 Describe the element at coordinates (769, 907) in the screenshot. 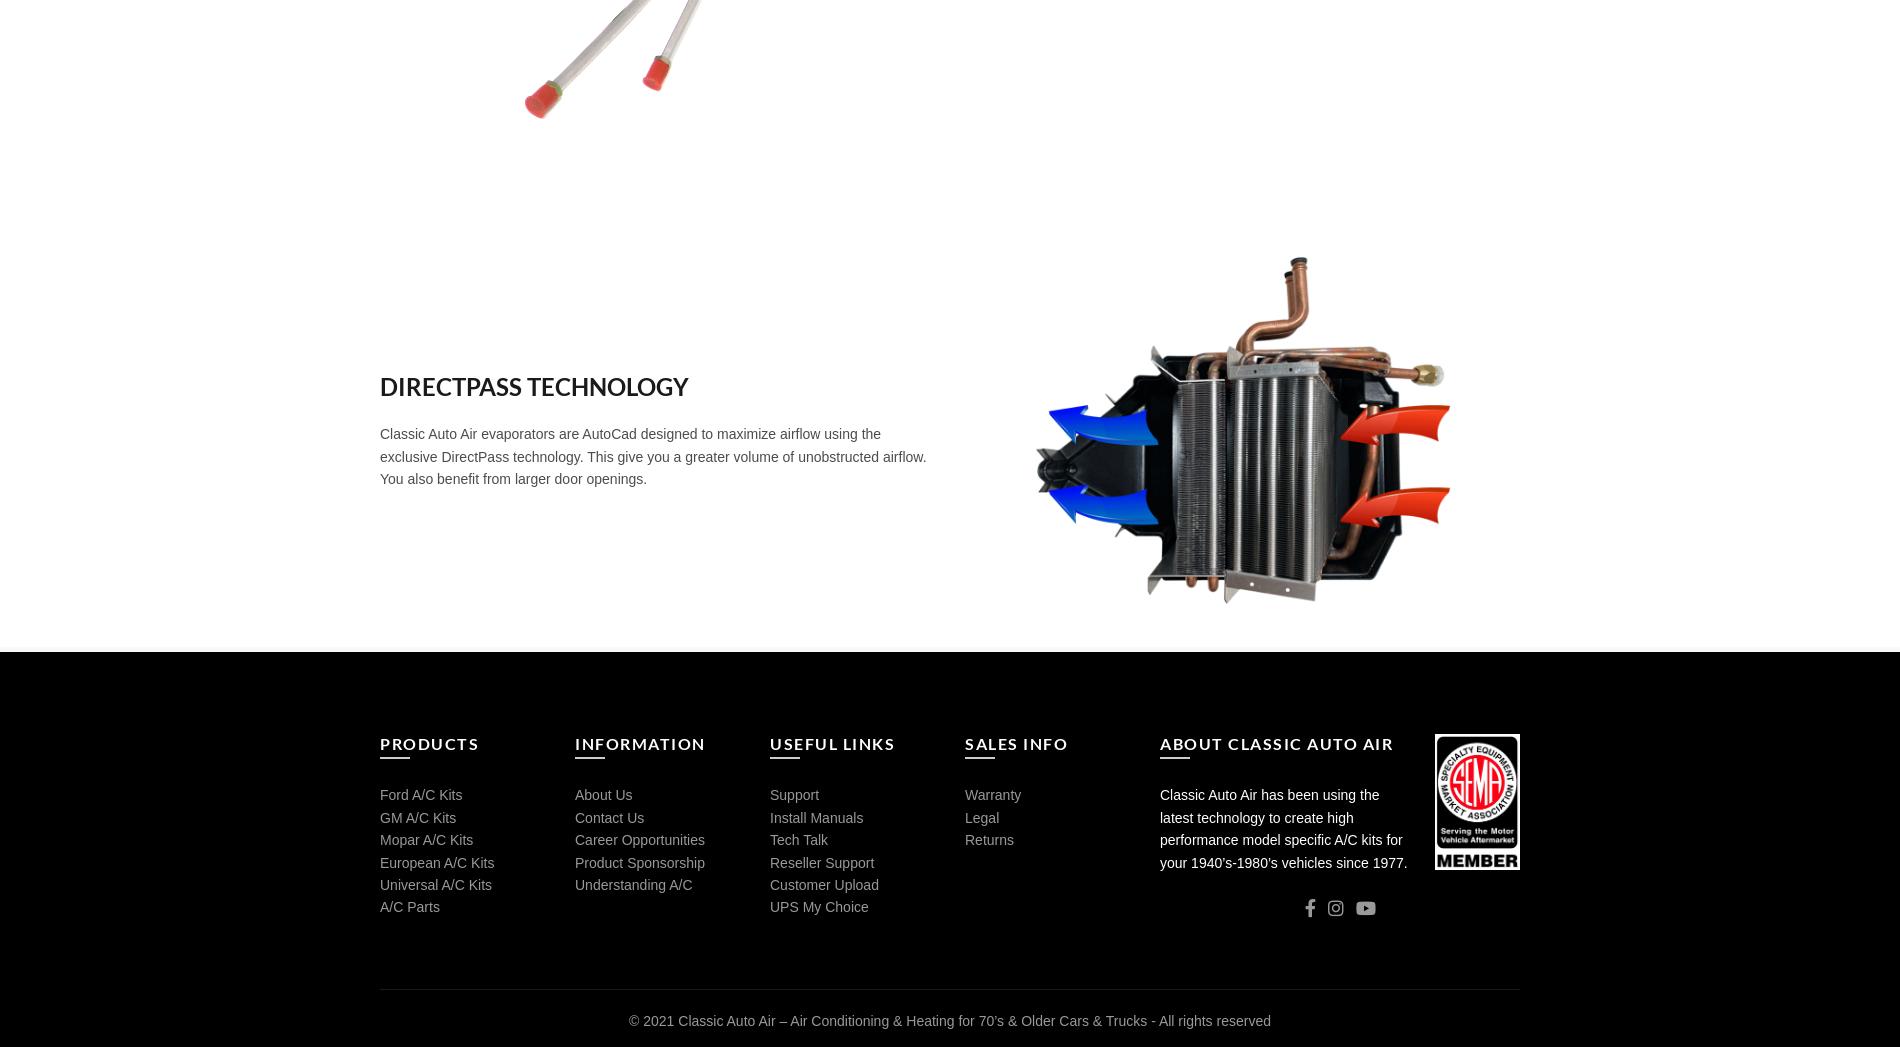

I see `'UPS My Choice'` at that location.